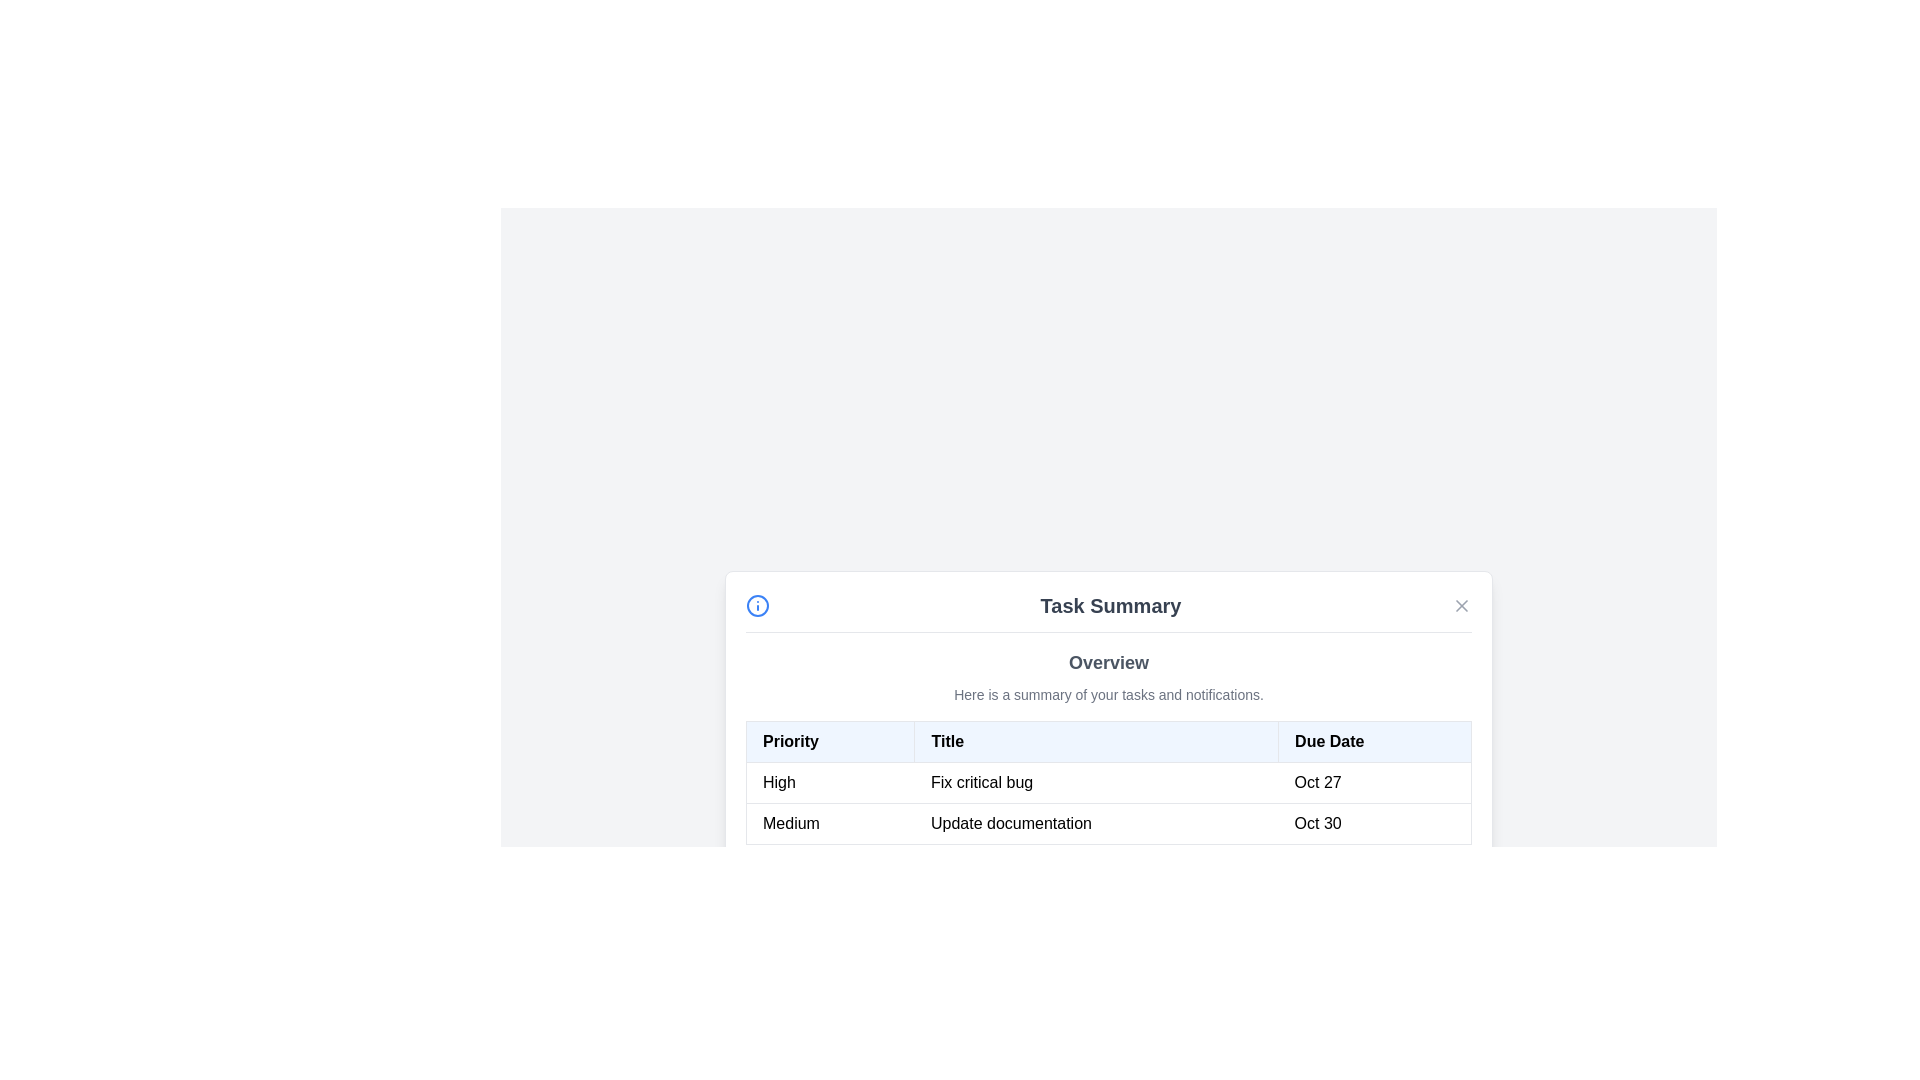  I want to click on the text element that serves as a brief descriptive summary about the current section, specifically located below the 'Overview' heading and above the task information table, so click(1107, 693).